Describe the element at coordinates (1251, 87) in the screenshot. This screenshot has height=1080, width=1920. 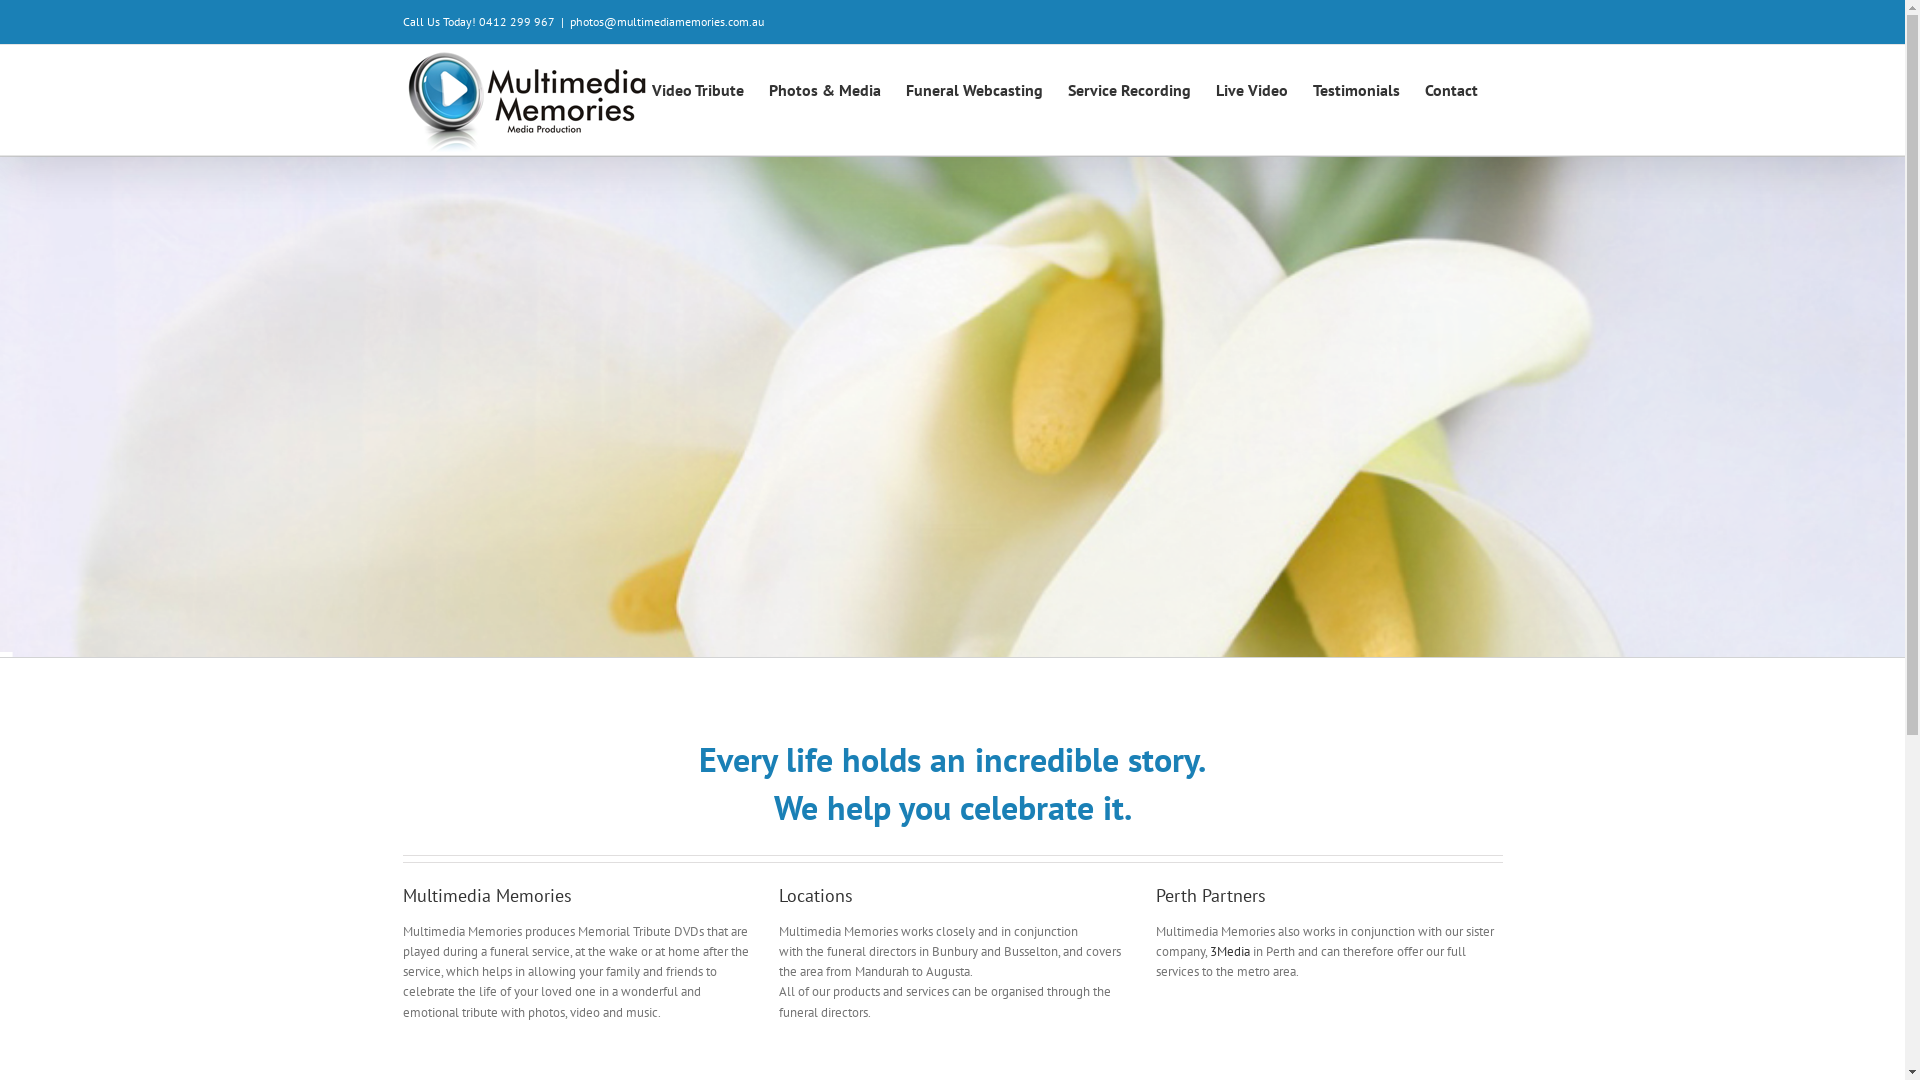
I see `'Live Video'` at that location.